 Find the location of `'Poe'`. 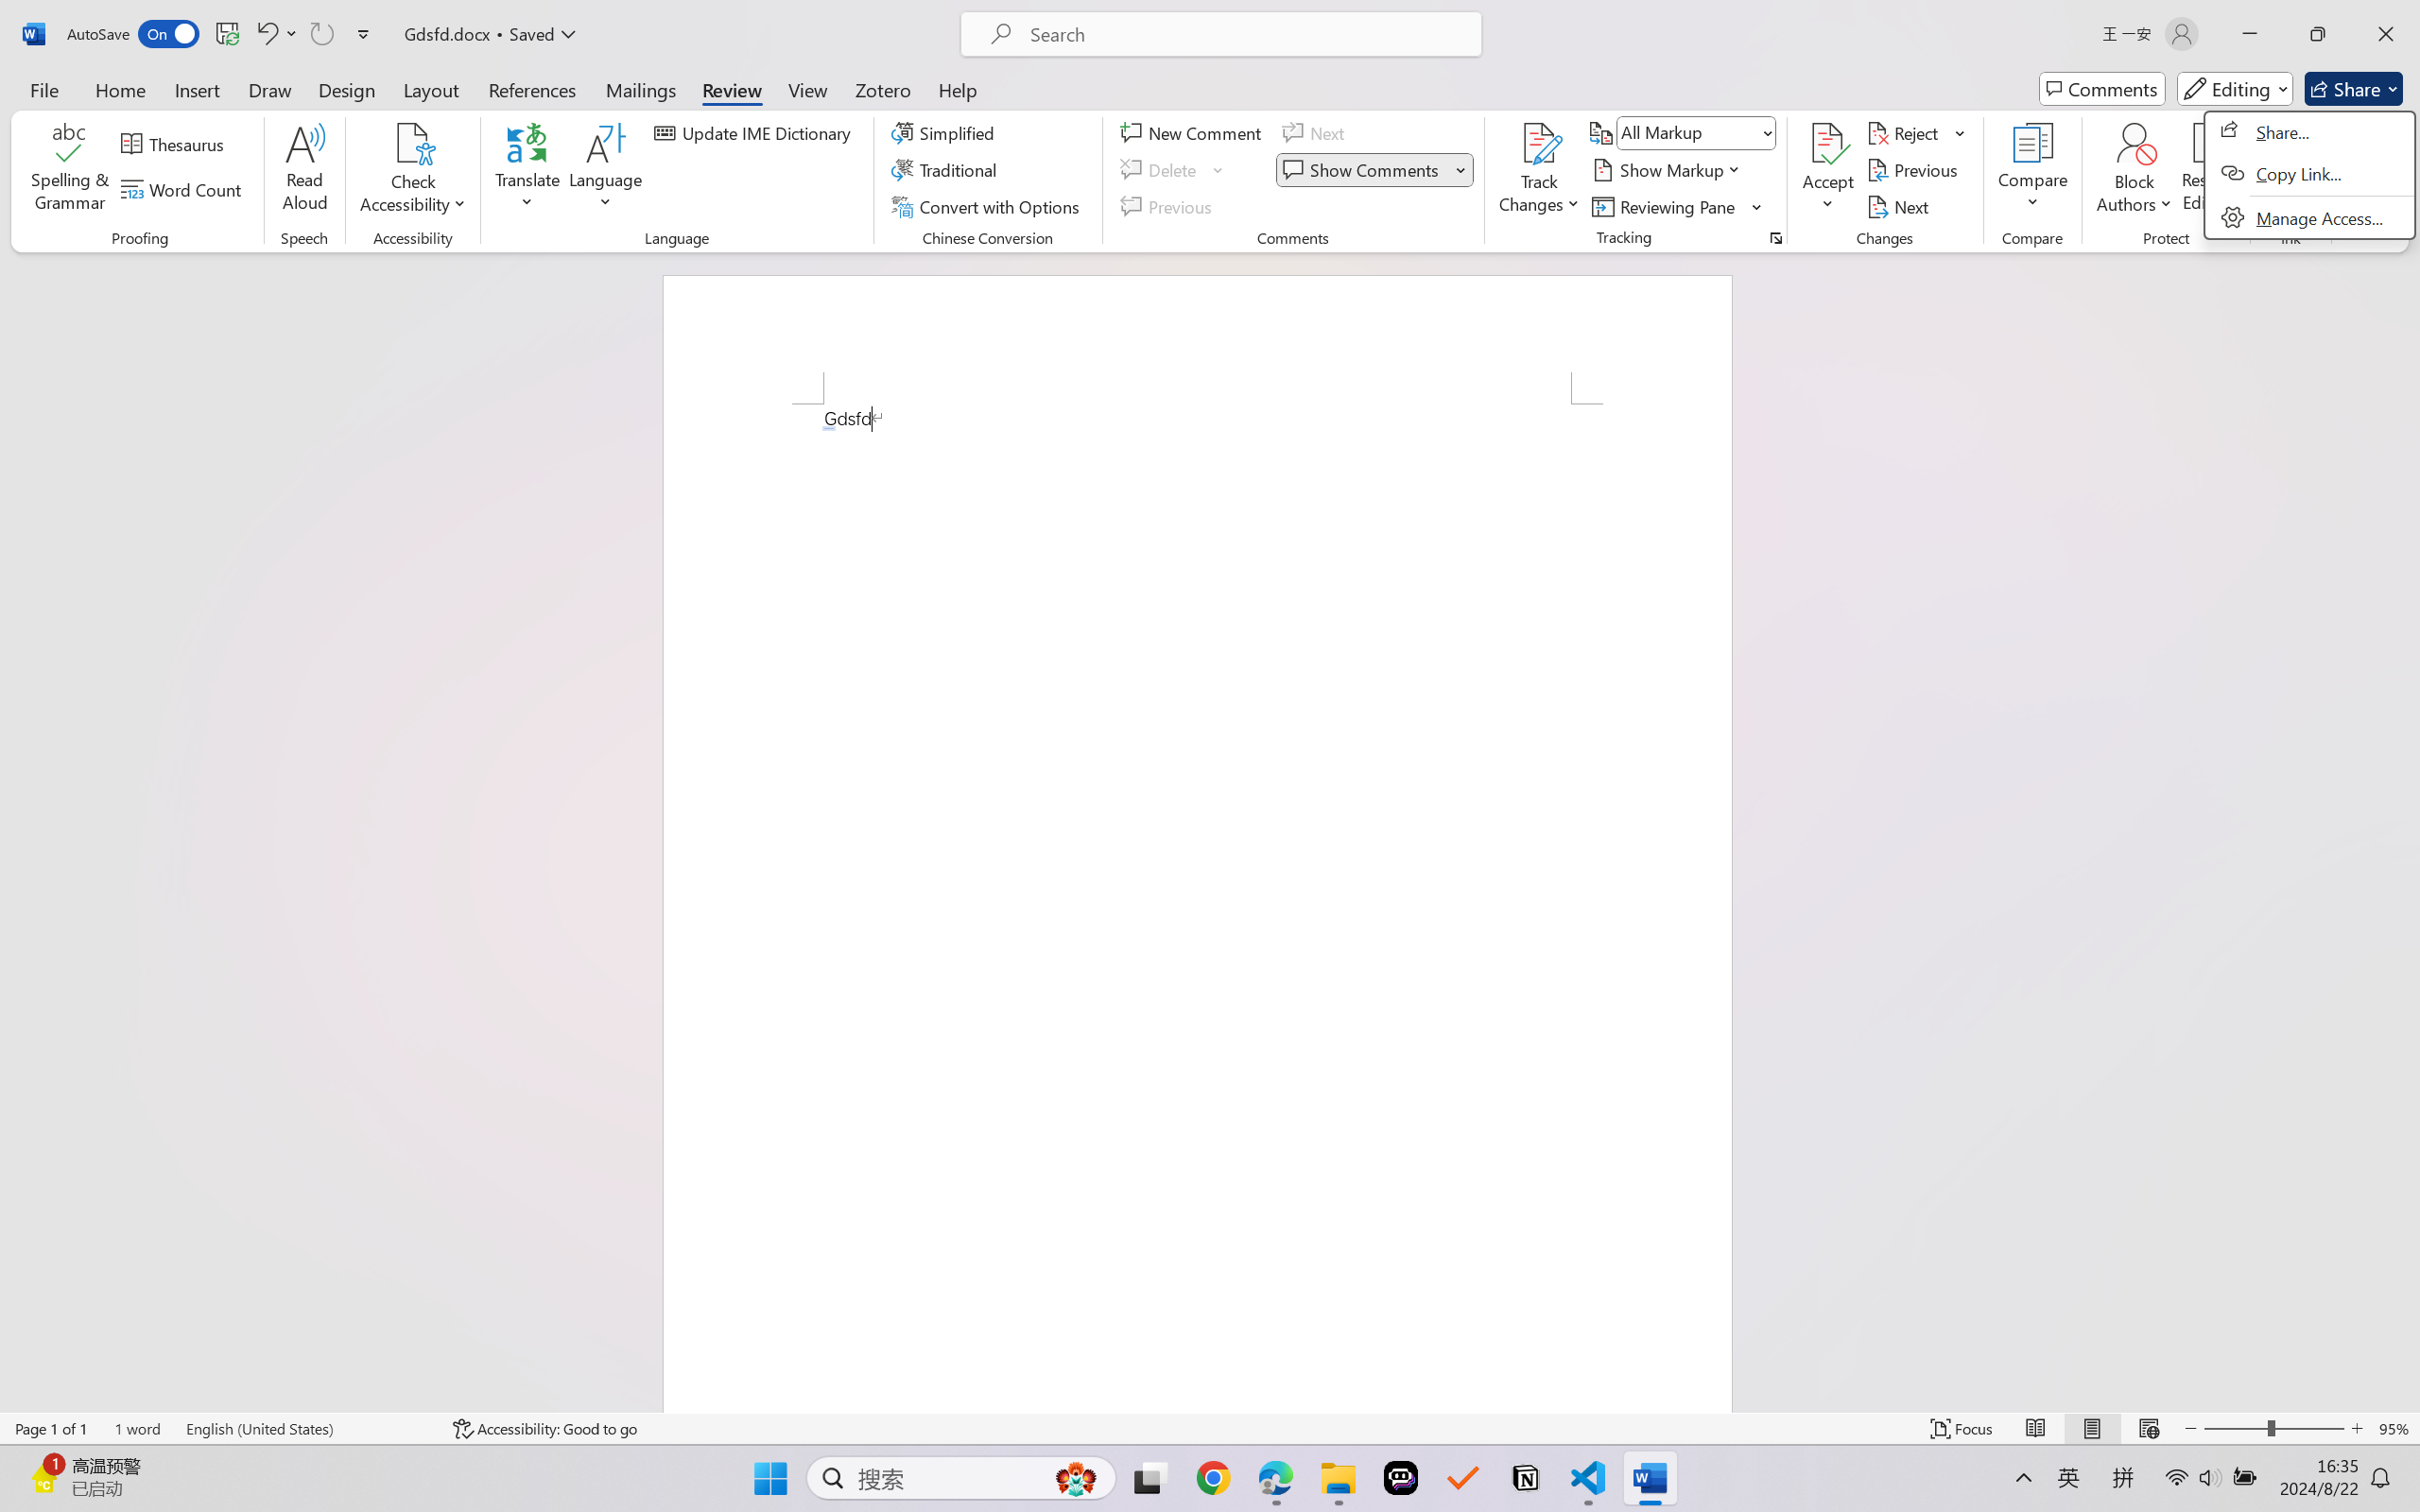

'Poe' is located at coordinates (1400, 1478).